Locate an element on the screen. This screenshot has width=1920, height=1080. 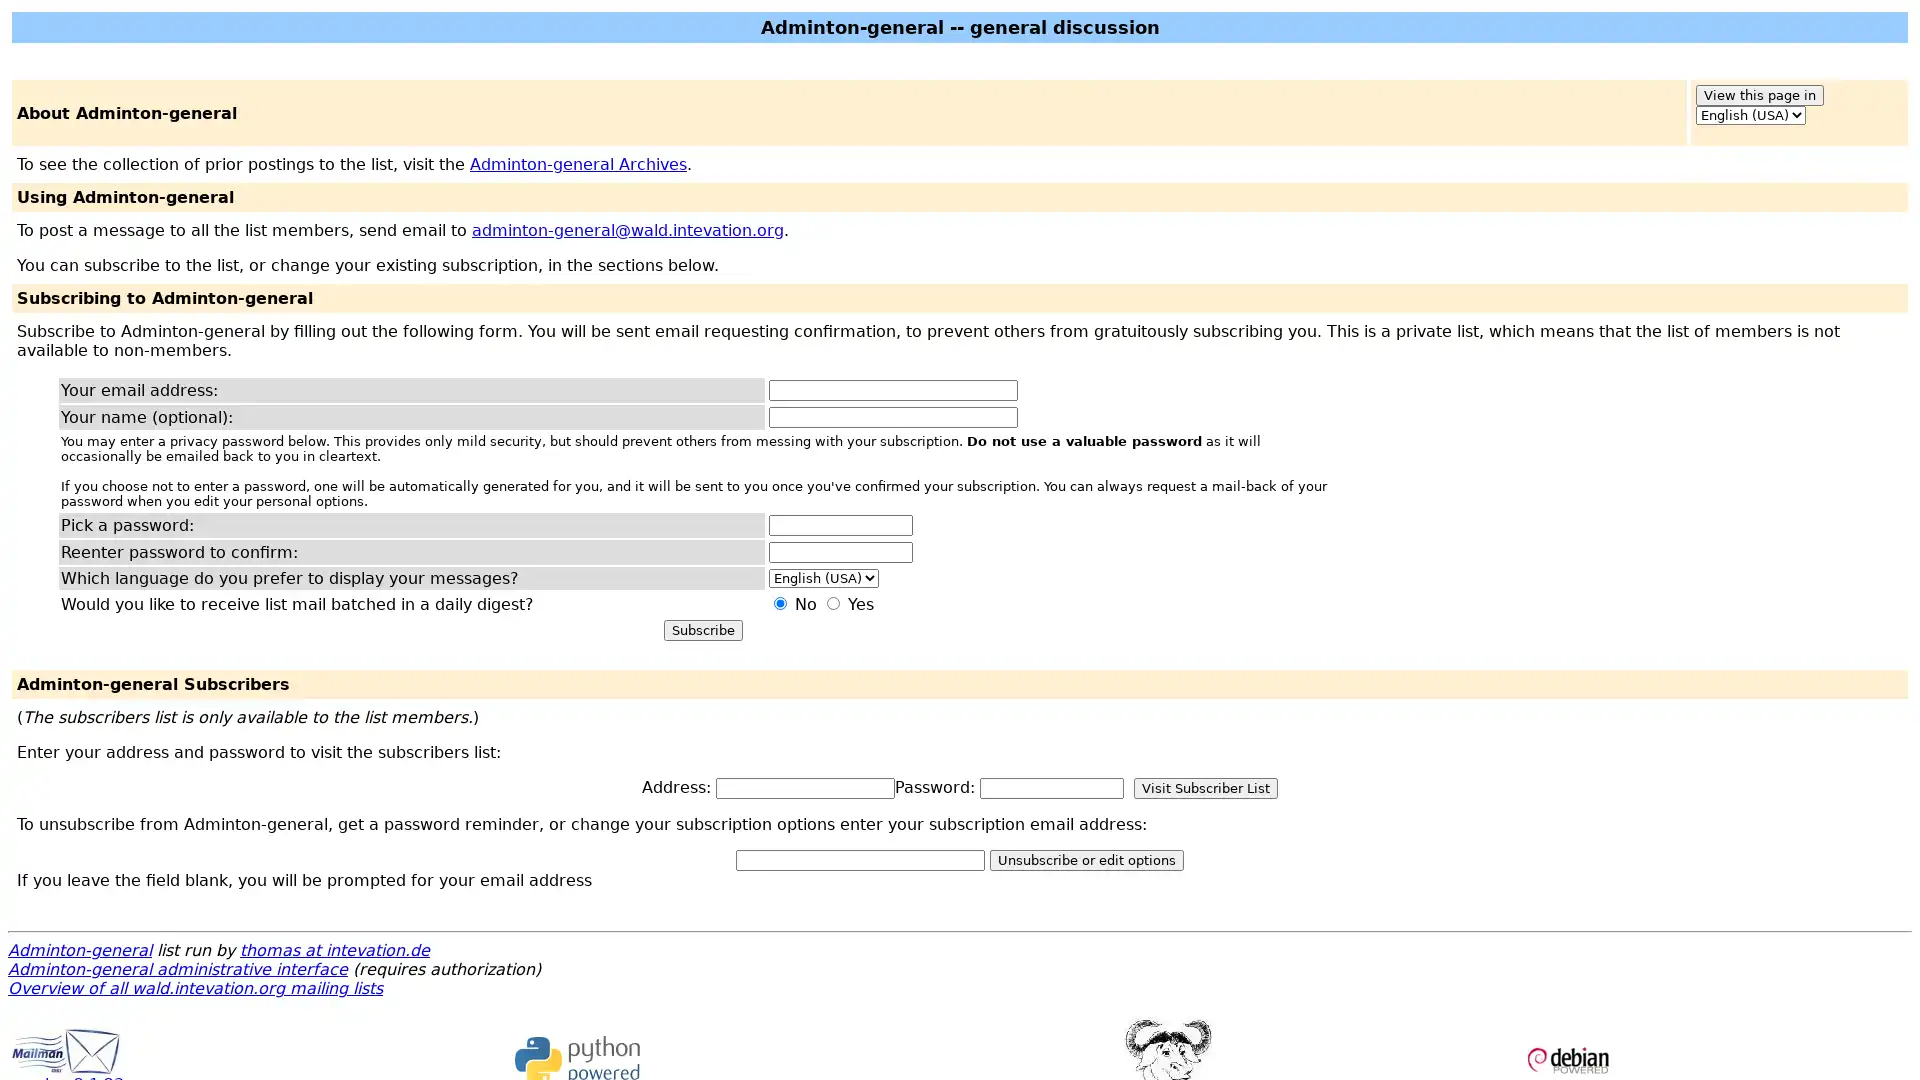
Visit Subscriber List is located at coordinates (1204, 787).